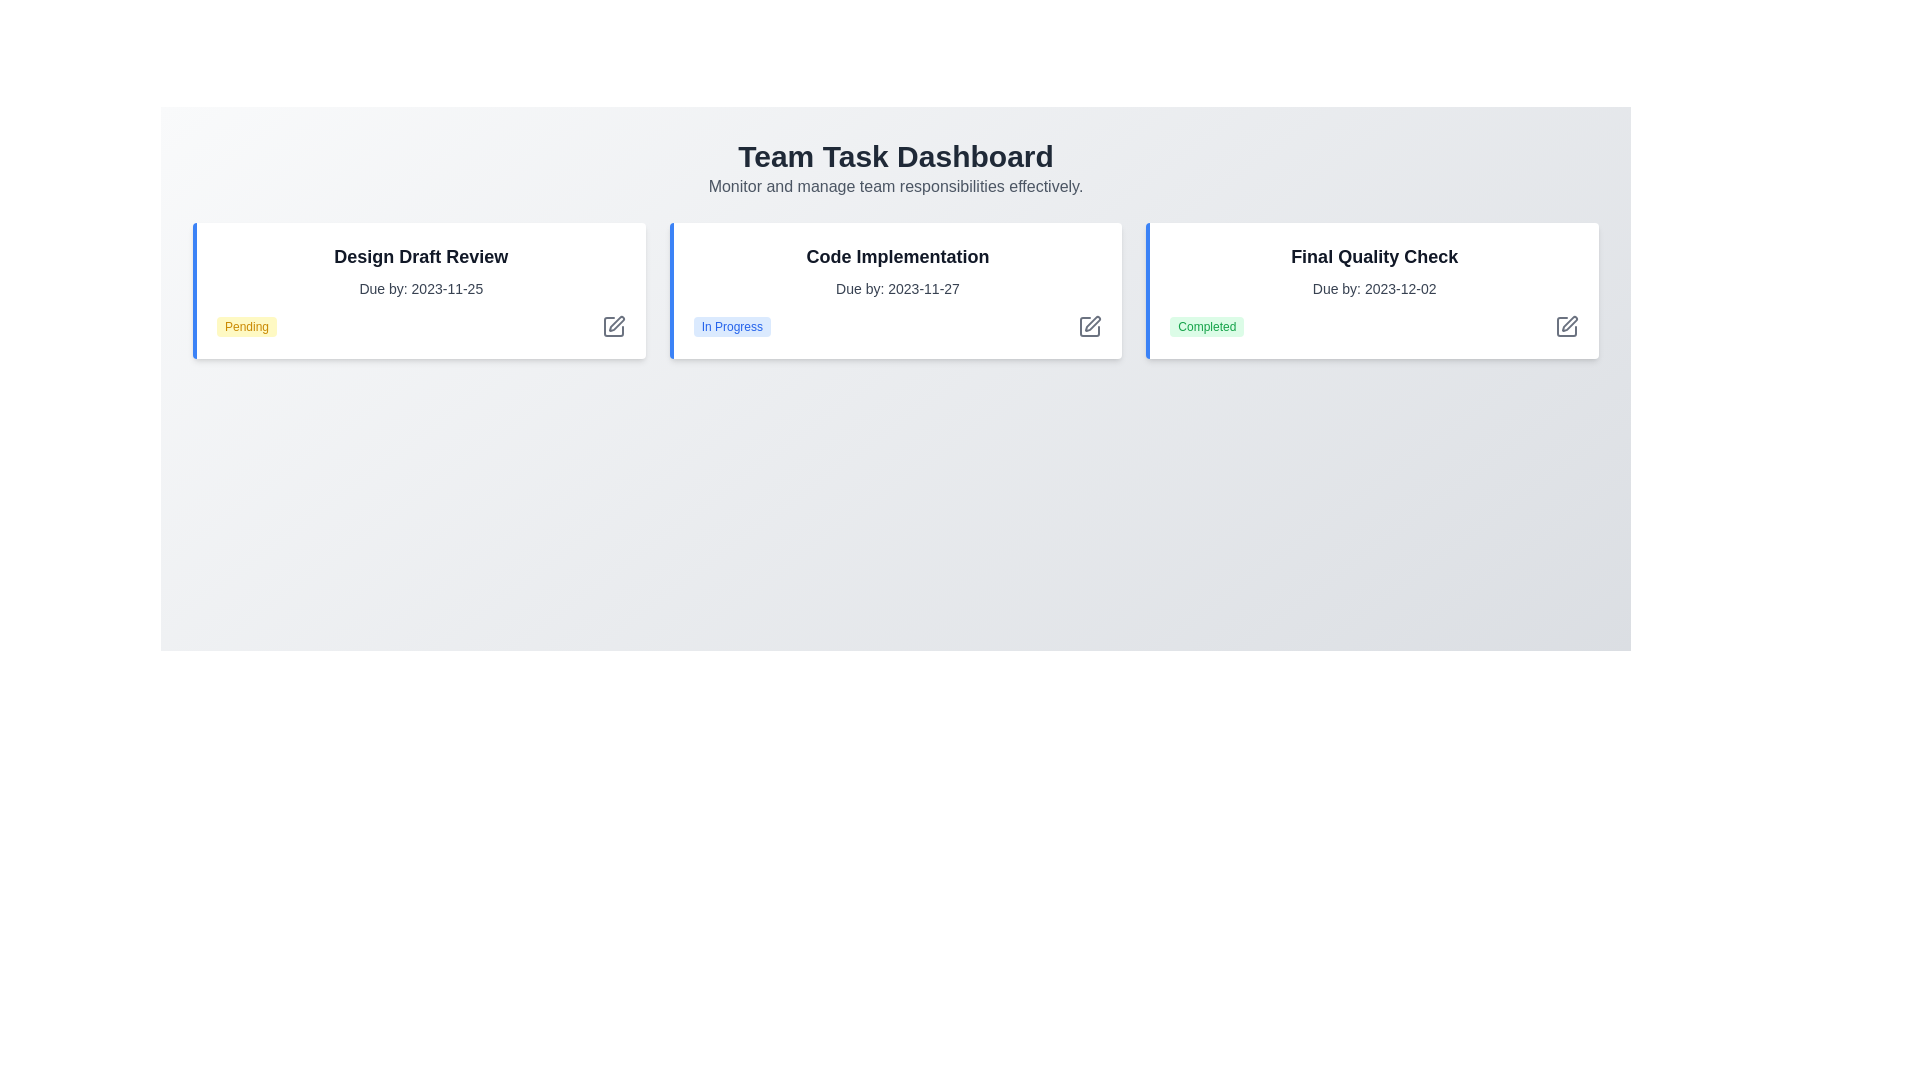 This screenshot has width=1920, height=1080. What do you see at coordinates (1373, 256) in the screenshot?
I see `the Text label that serves as the title or heading for the associated task card, located at the top of the card in a three-column layout` at bounding box center [1373, 256].